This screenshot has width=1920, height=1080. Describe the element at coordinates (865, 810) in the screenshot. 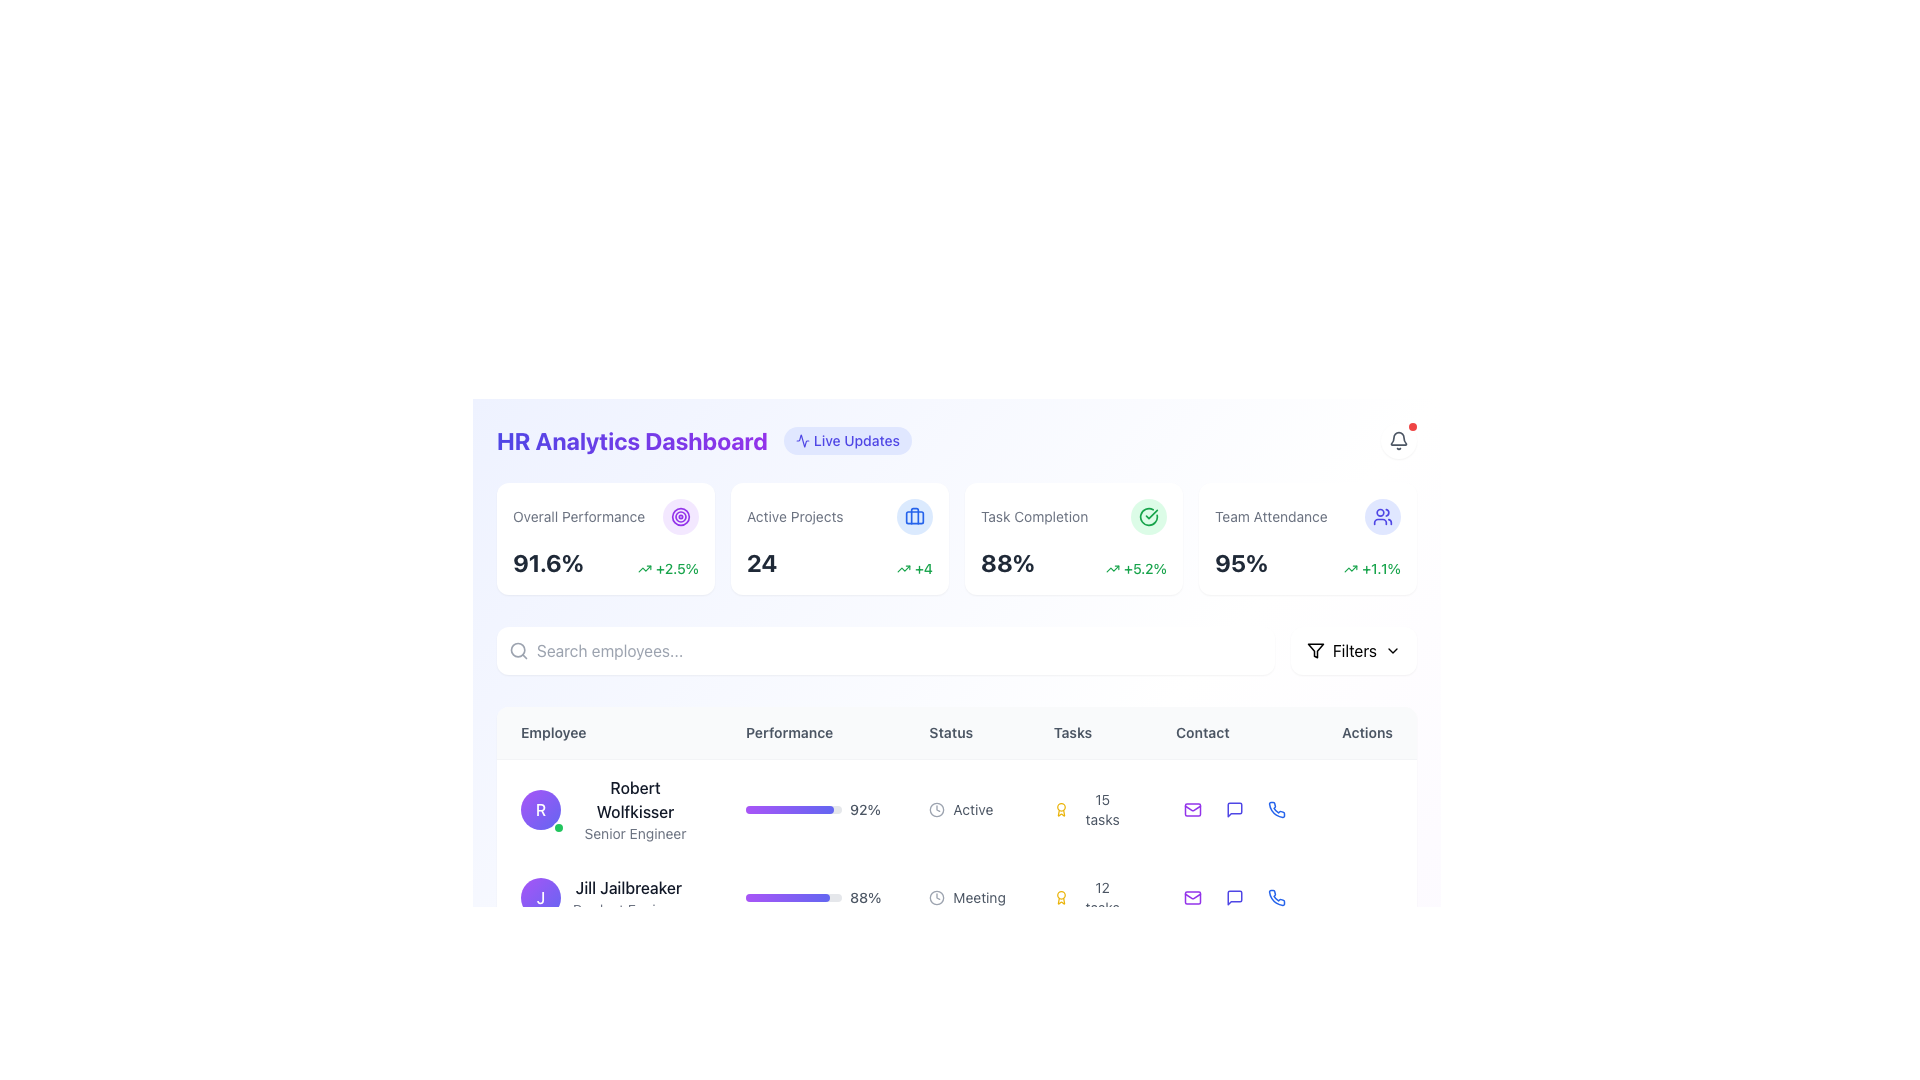

I see `the text component displaying '92%' which is styled in gray and positioned to the right of a gradient completion bar` at that location.